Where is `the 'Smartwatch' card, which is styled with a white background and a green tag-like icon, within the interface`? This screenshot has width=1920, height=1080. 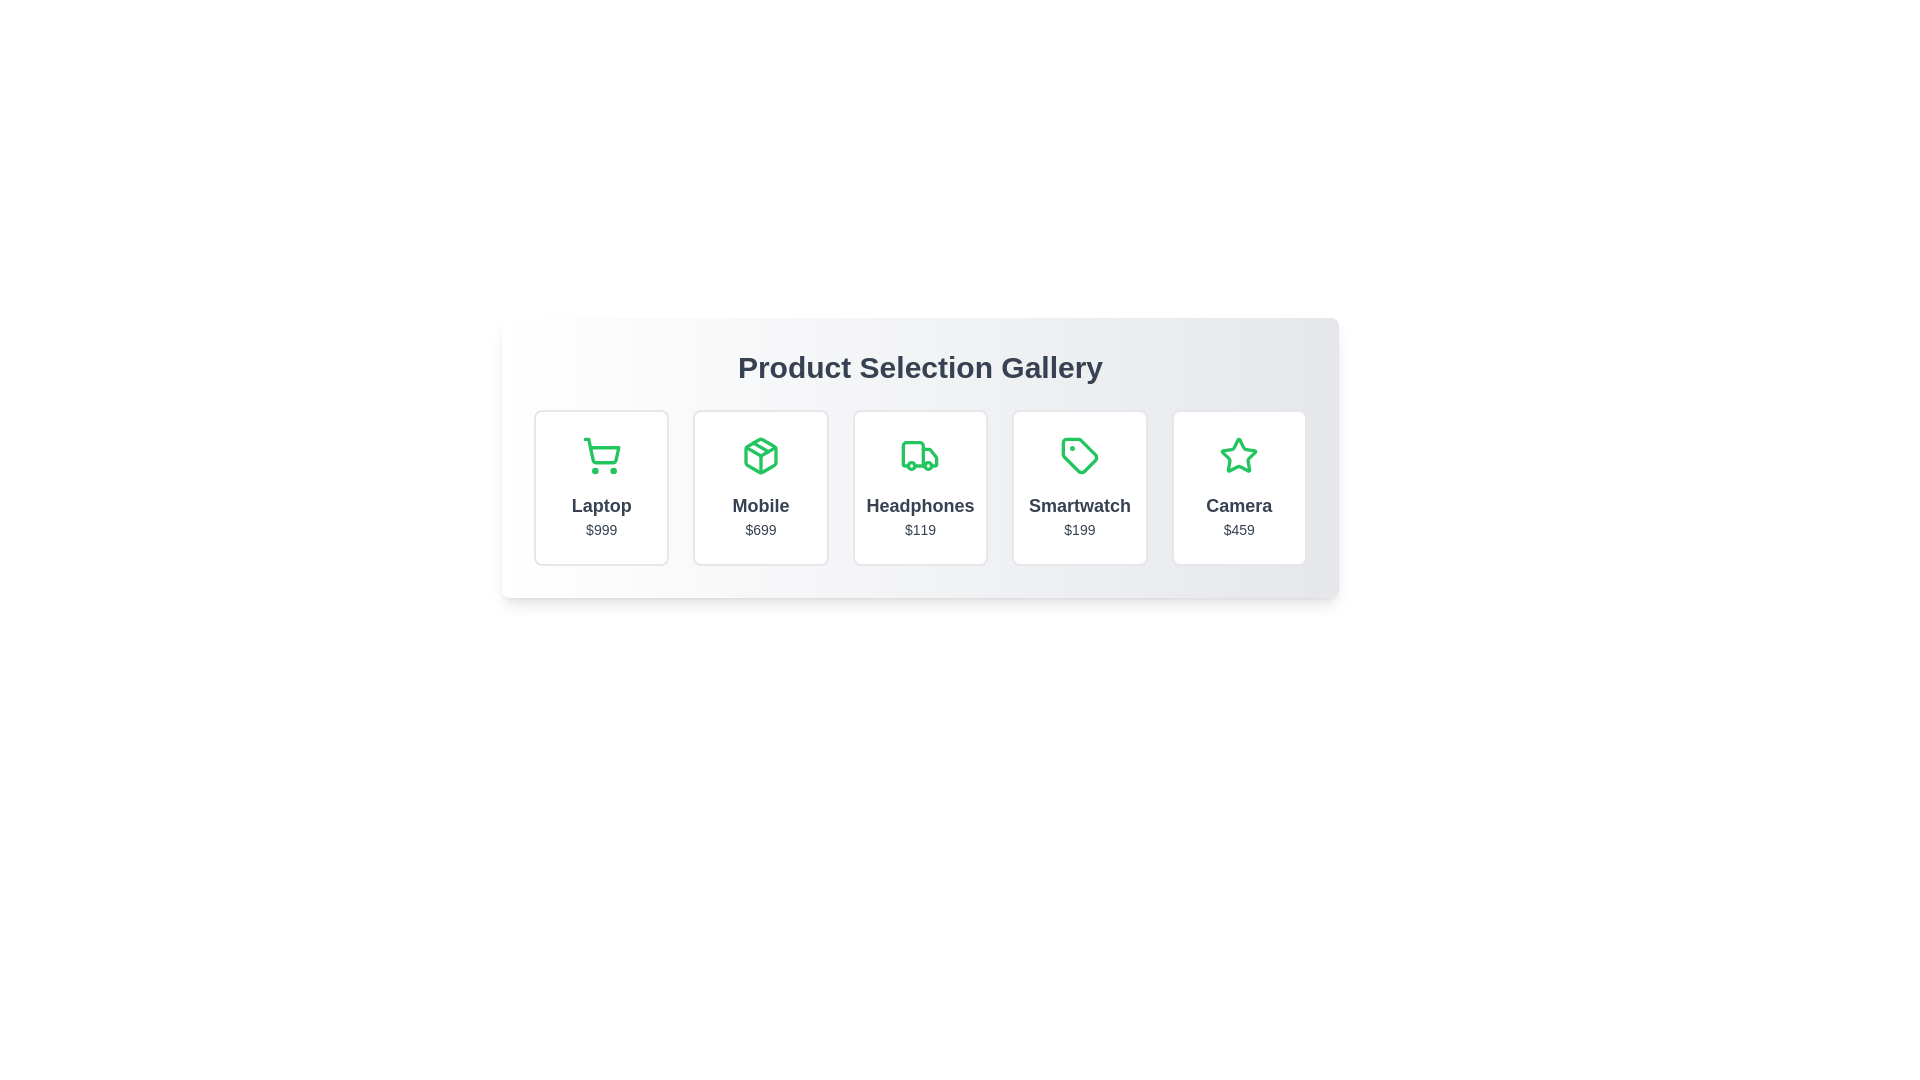 the 'Smartwatch' card, which is styled with a white background and a green tag-like icon, within the interface is located at coordinates (1078, 488).